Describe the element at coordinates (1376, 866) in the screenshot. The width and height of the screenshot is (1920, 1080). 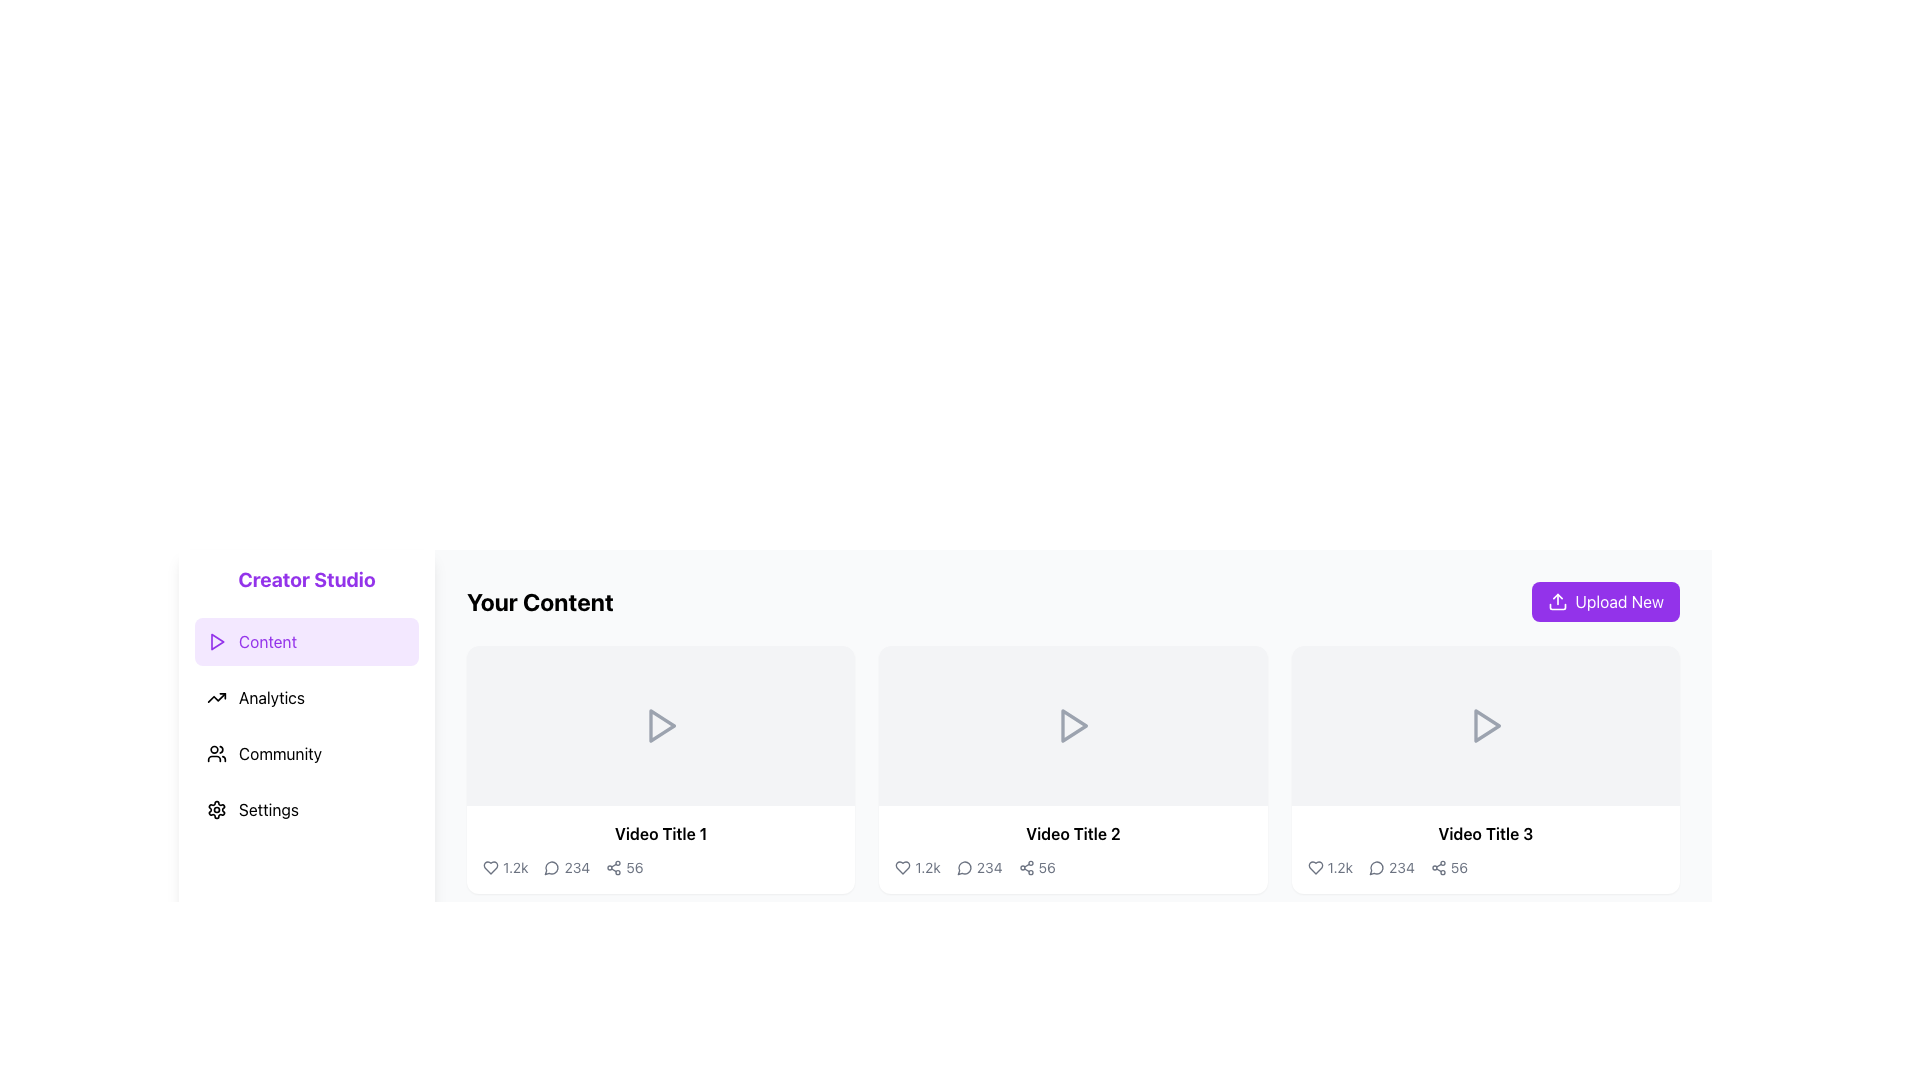
I see `the comments icon located below the video title of 'Video Title 3'` at that location.